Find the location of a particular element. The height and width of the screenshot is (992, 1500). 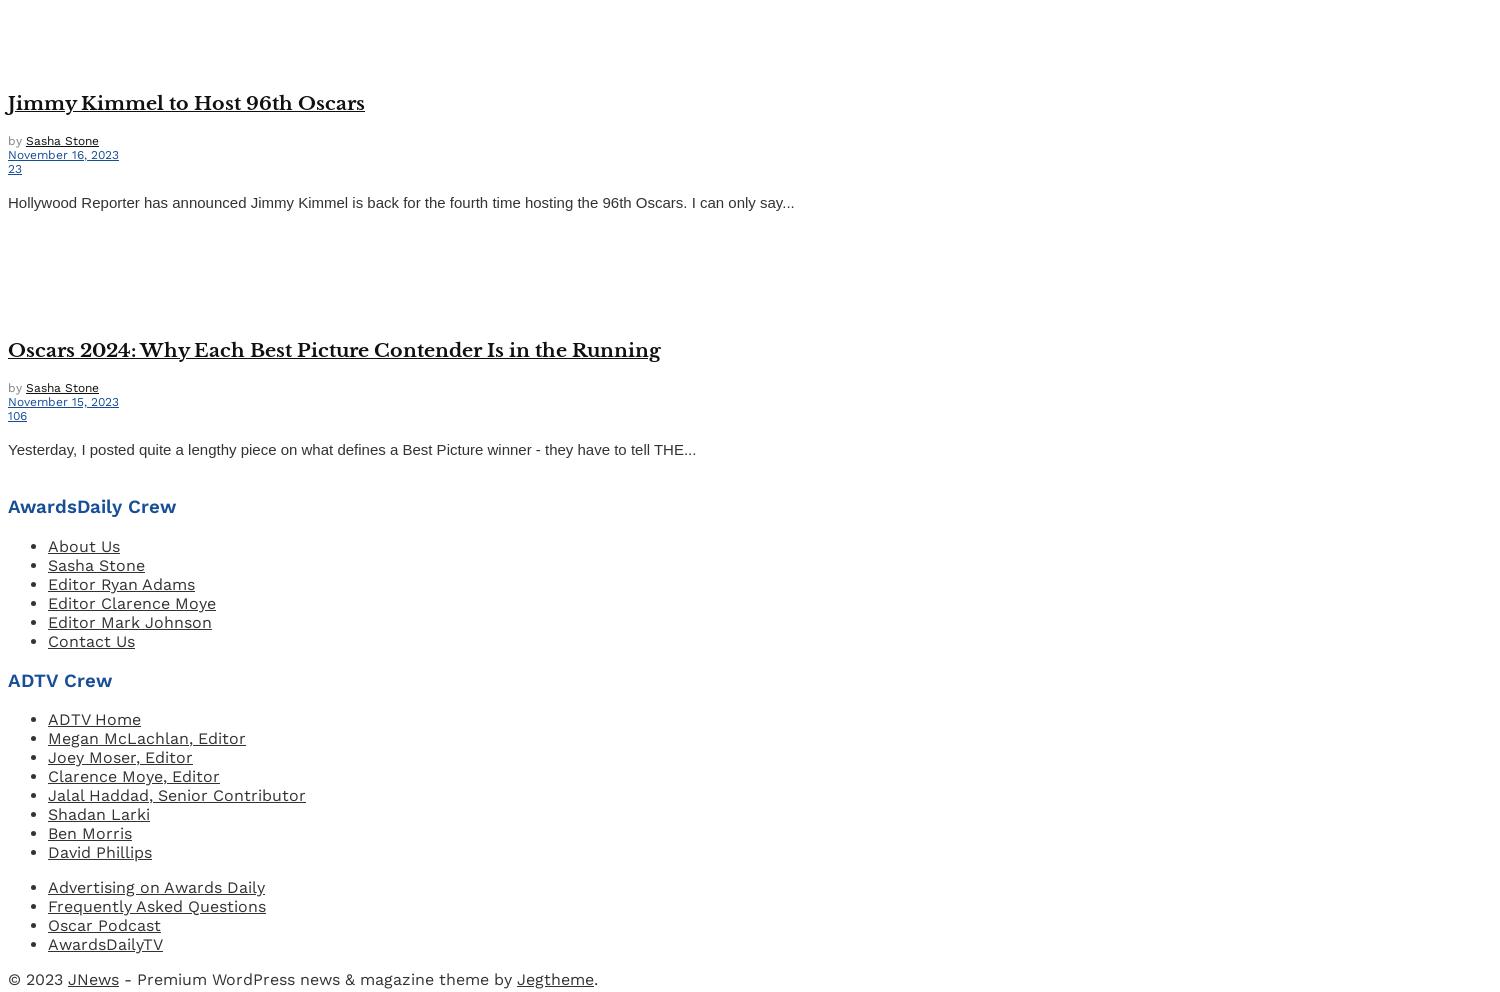

'AwardsDaily Crew' is located at coordinates (90, 506).